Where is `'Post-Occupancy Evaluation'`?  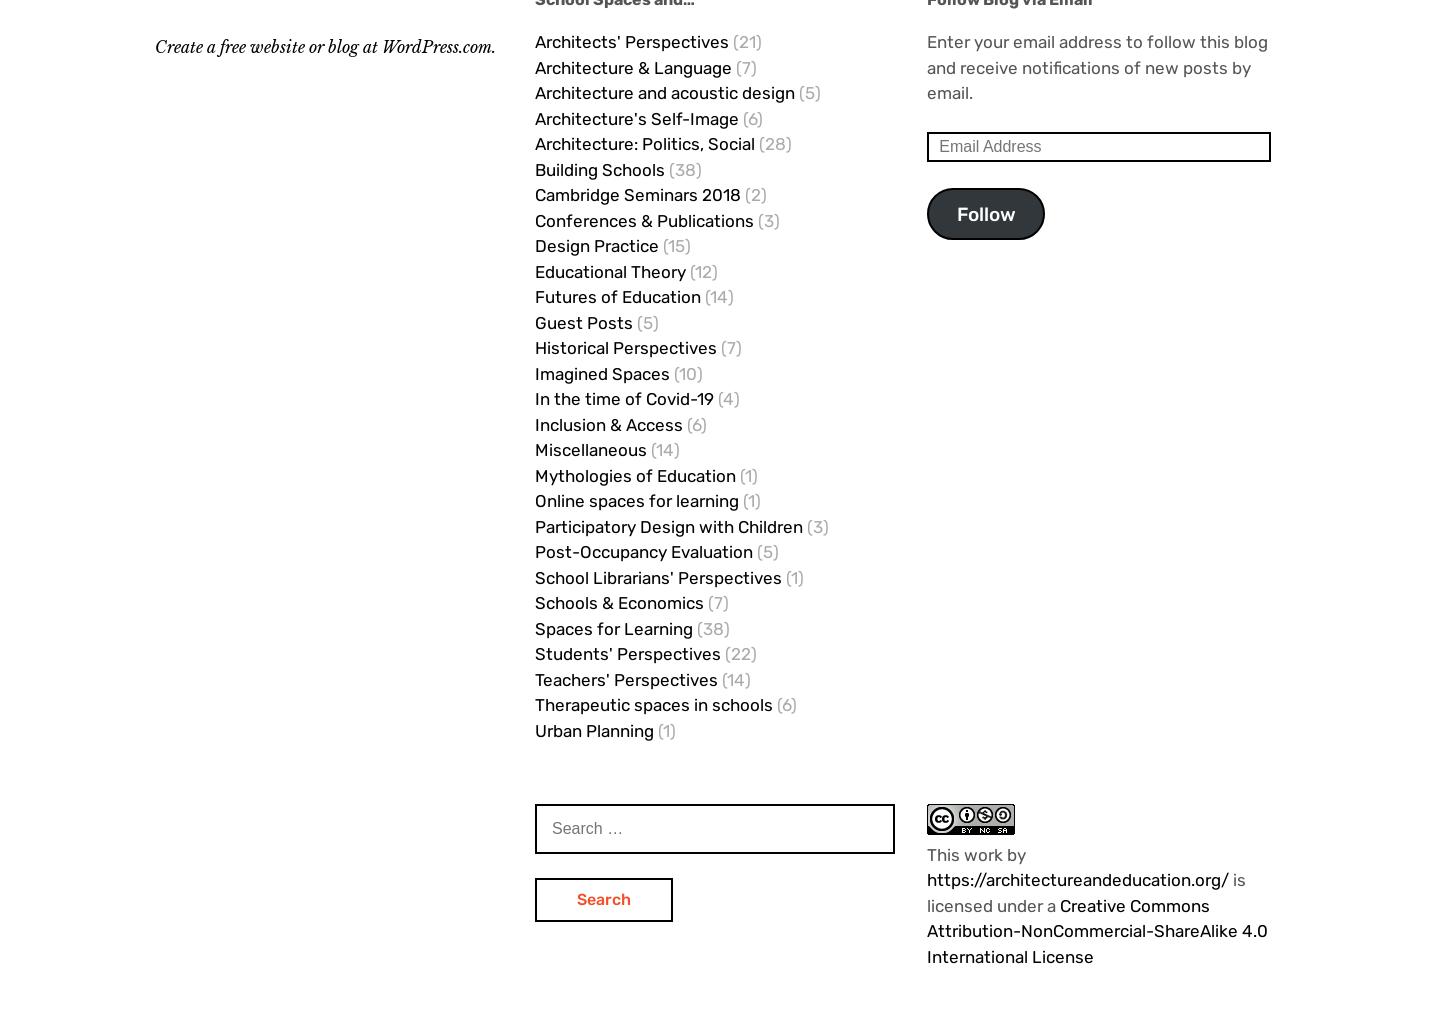
'Post-Occupancy Evaluation' is located at coordinates (642, 550).